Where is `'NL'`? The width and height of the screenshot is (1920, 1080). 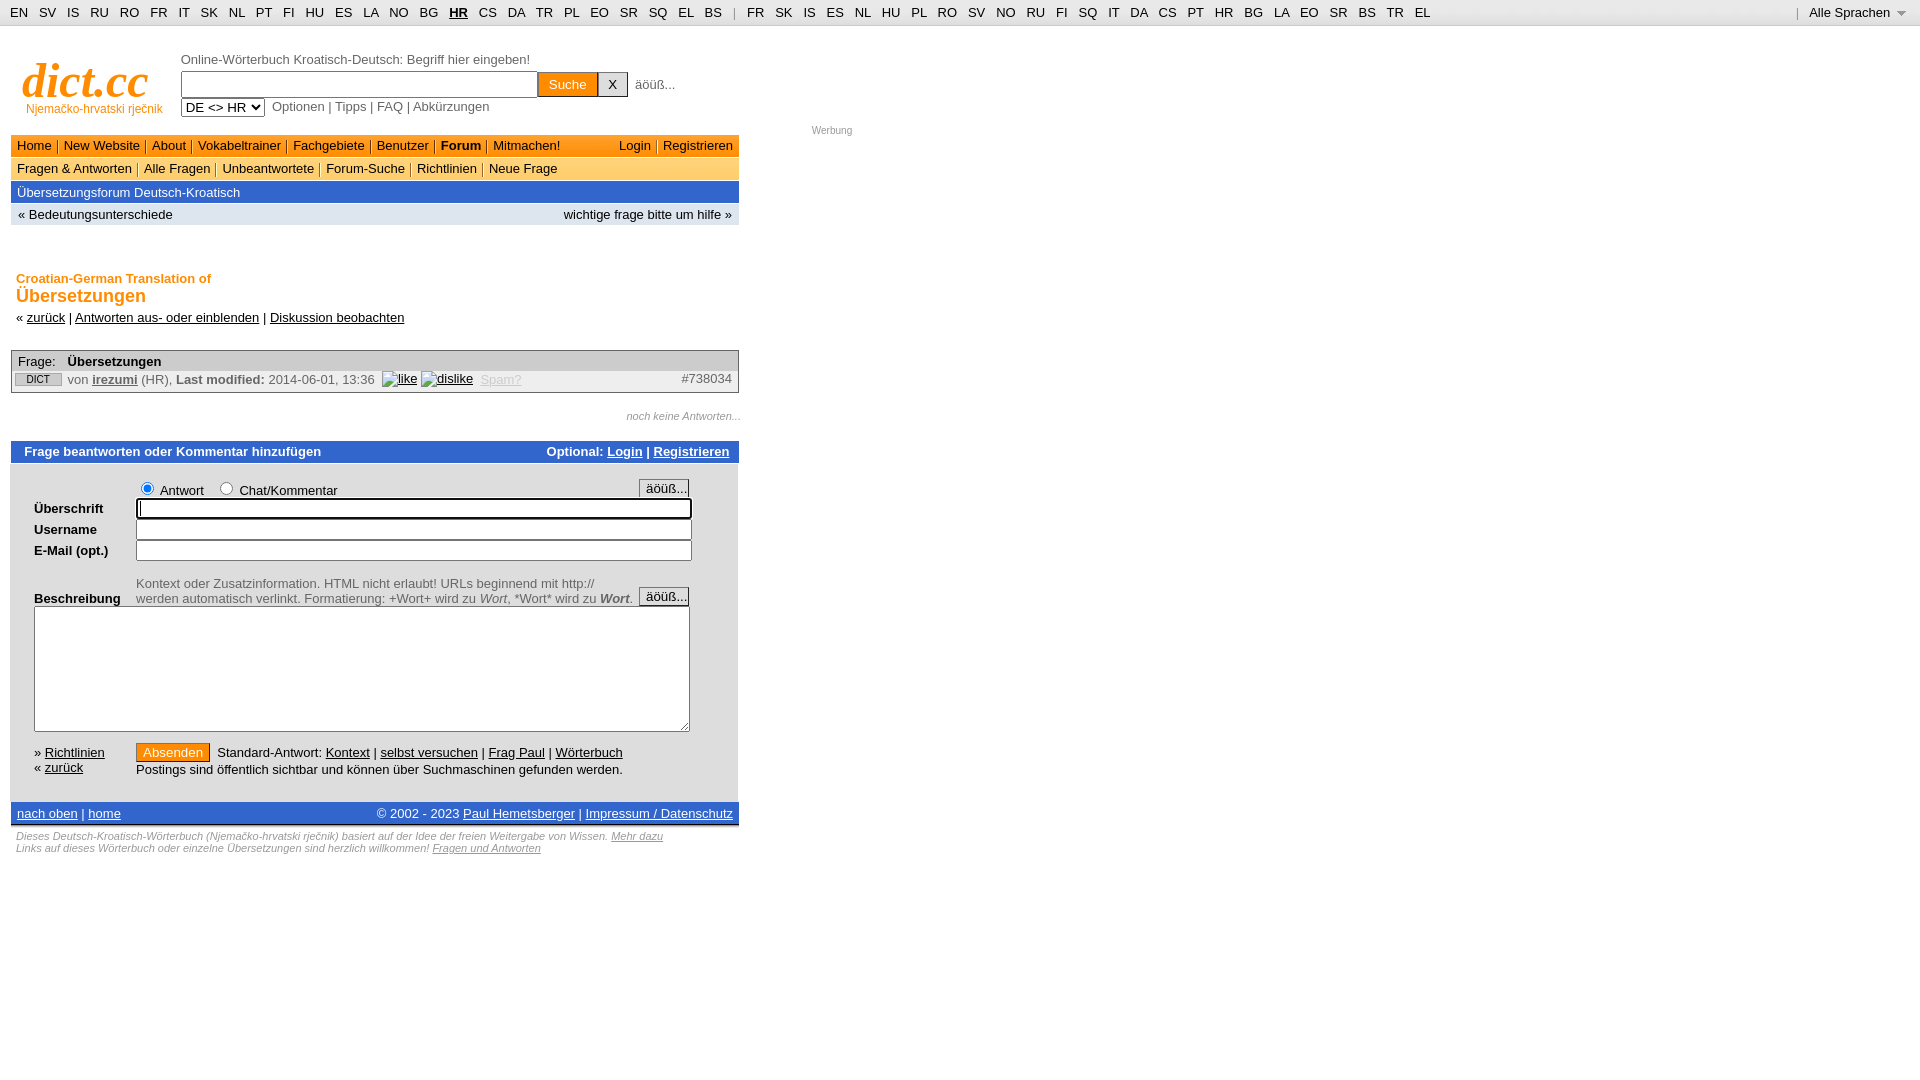
'NL' is located at coordinates (863, 12).